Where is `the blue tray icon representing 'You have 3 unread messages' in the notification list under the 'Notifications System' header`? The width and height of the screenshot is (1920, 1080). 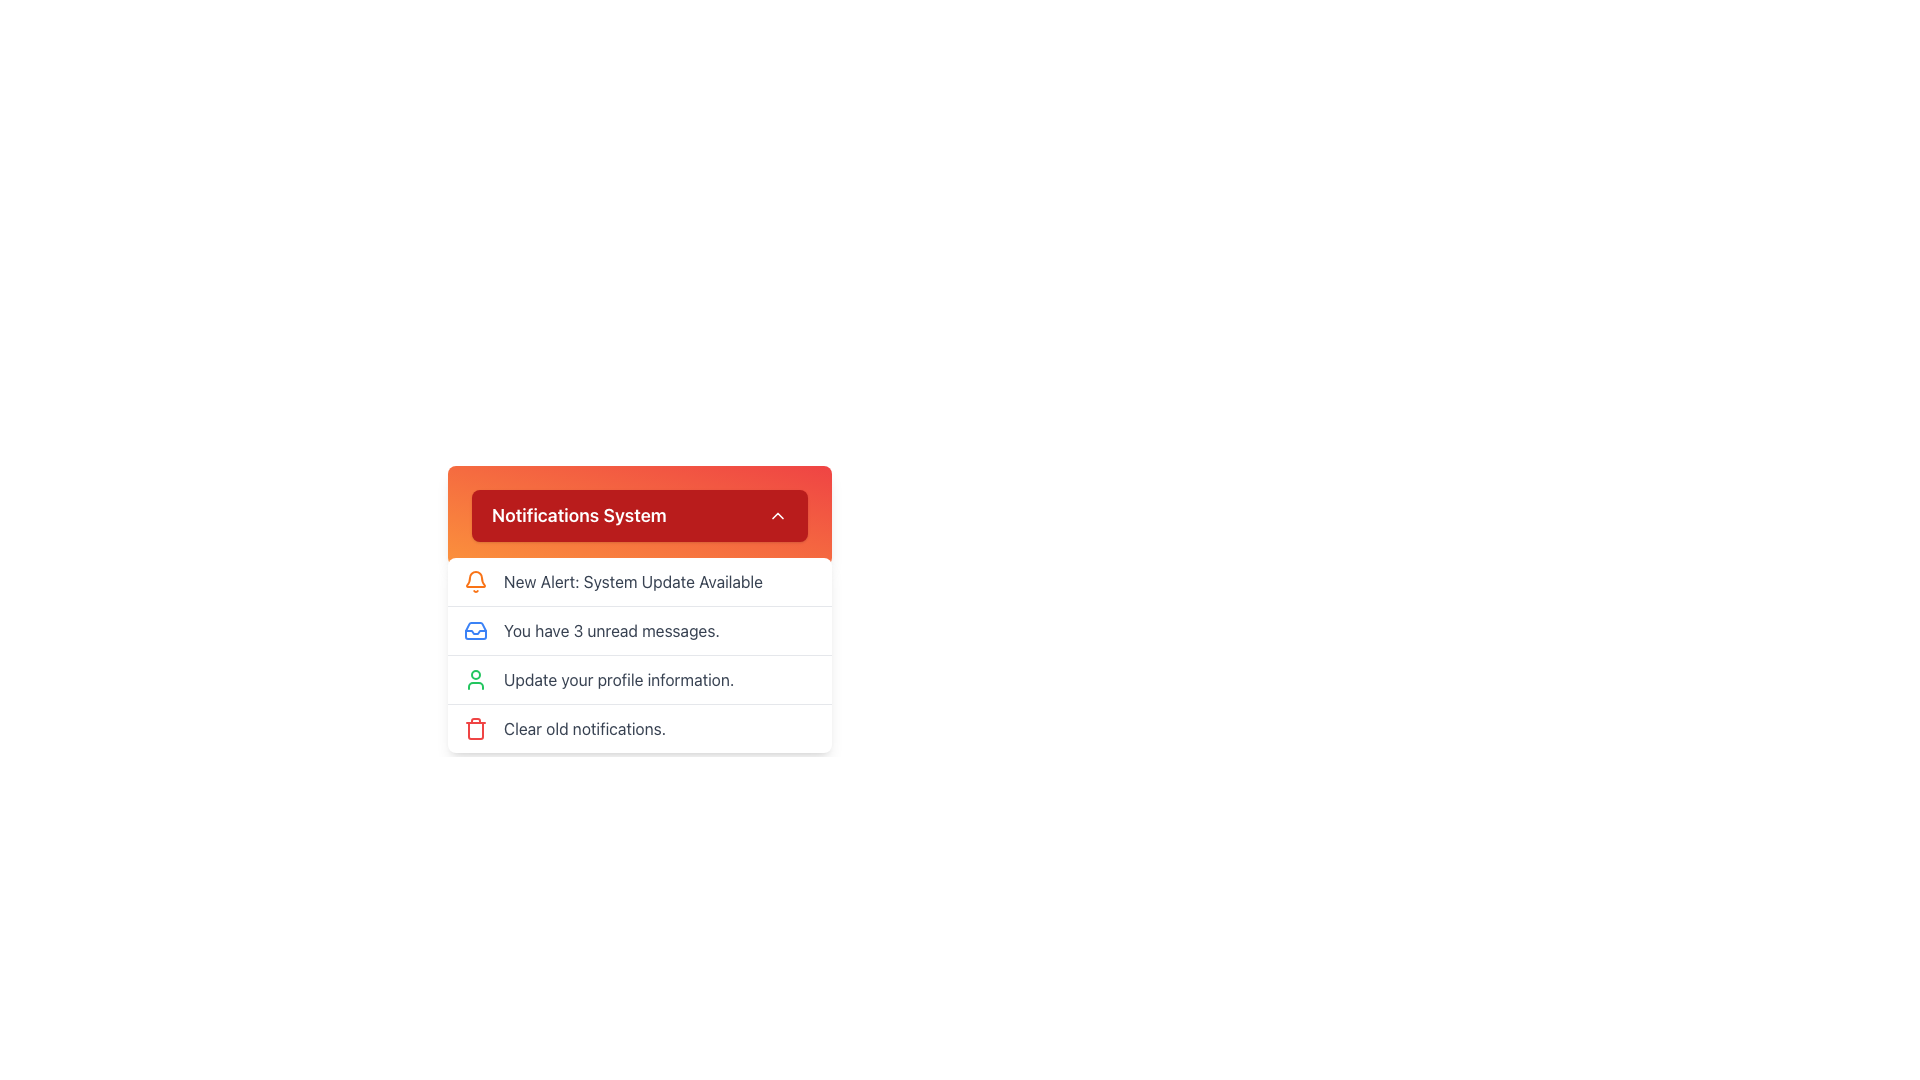
the blue tray icon representing 'You have 3 unread messages' in the notification list under the 'Notifications System' header is located at coordinates (474, 631).